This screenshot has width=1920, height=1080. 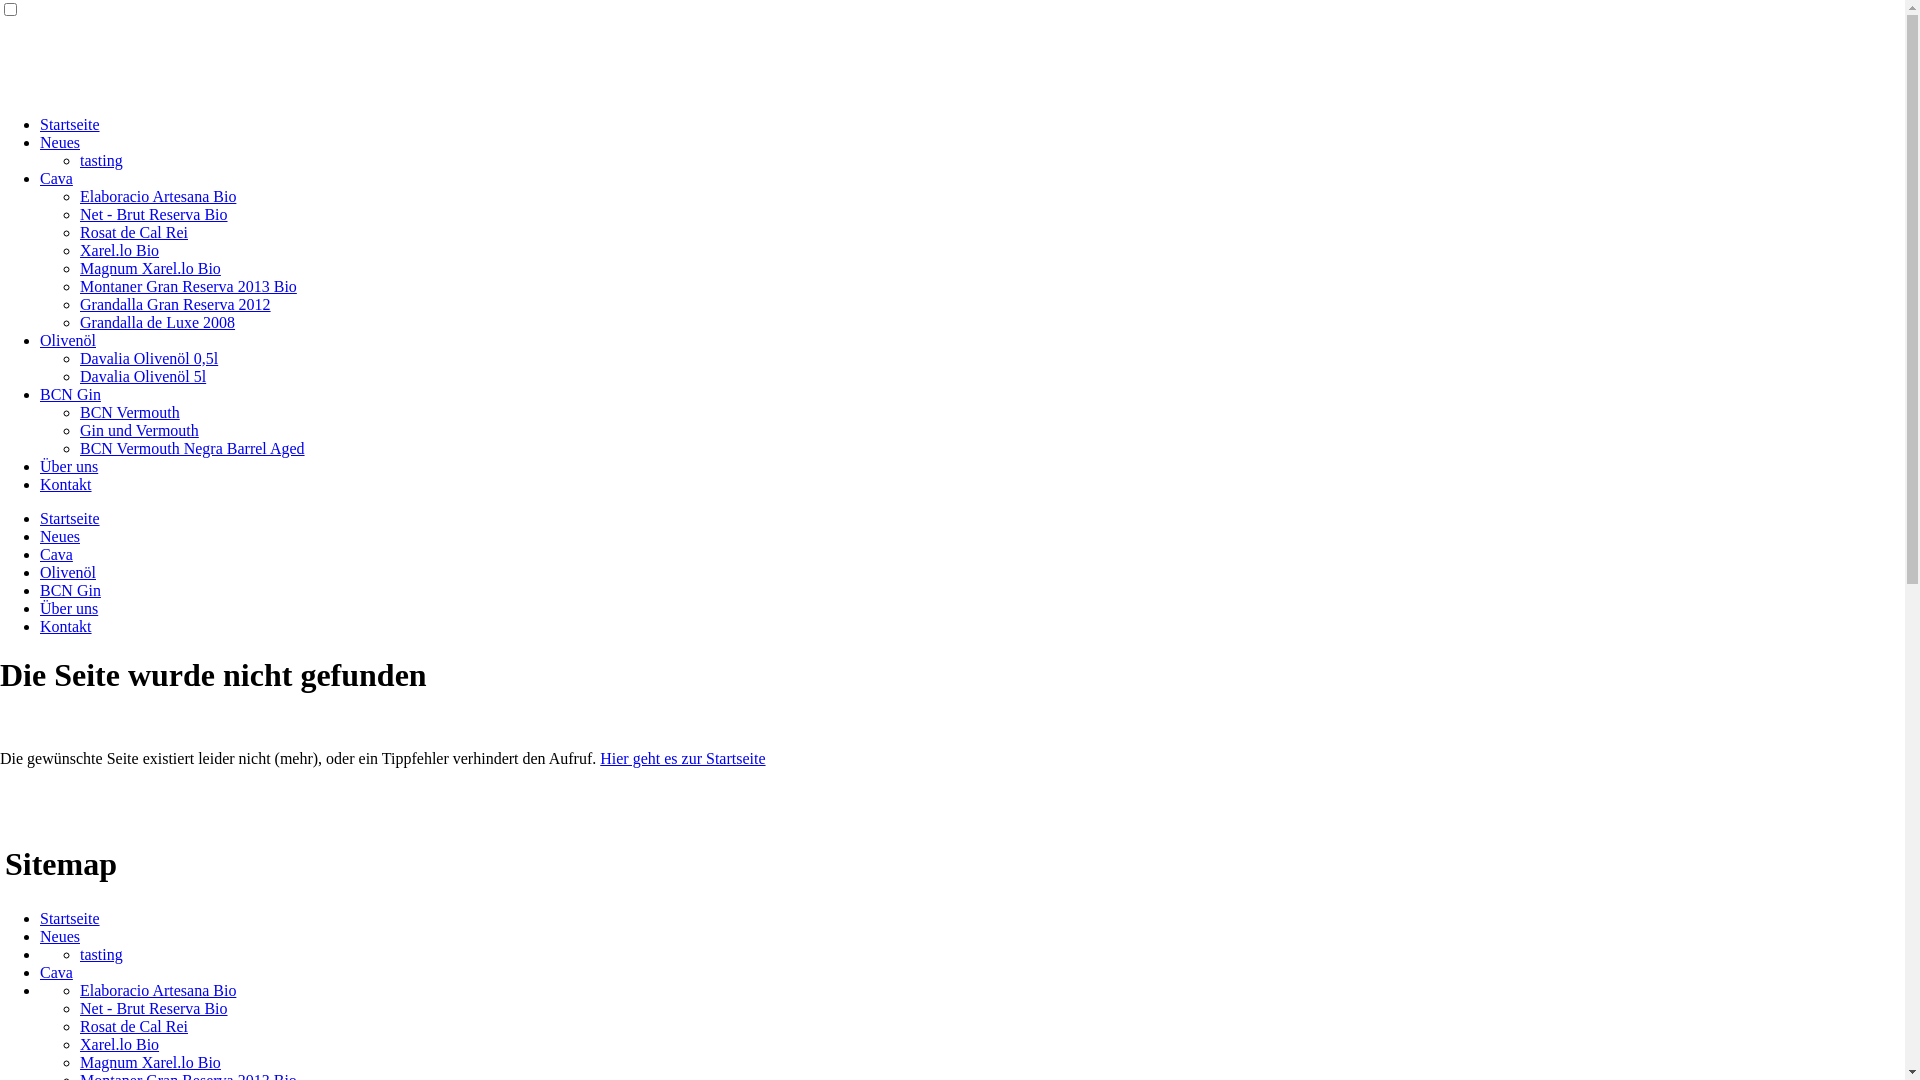 I want to click on 'Montaner Gran Reserva 2013 Bio', so click(x=80, y=286).